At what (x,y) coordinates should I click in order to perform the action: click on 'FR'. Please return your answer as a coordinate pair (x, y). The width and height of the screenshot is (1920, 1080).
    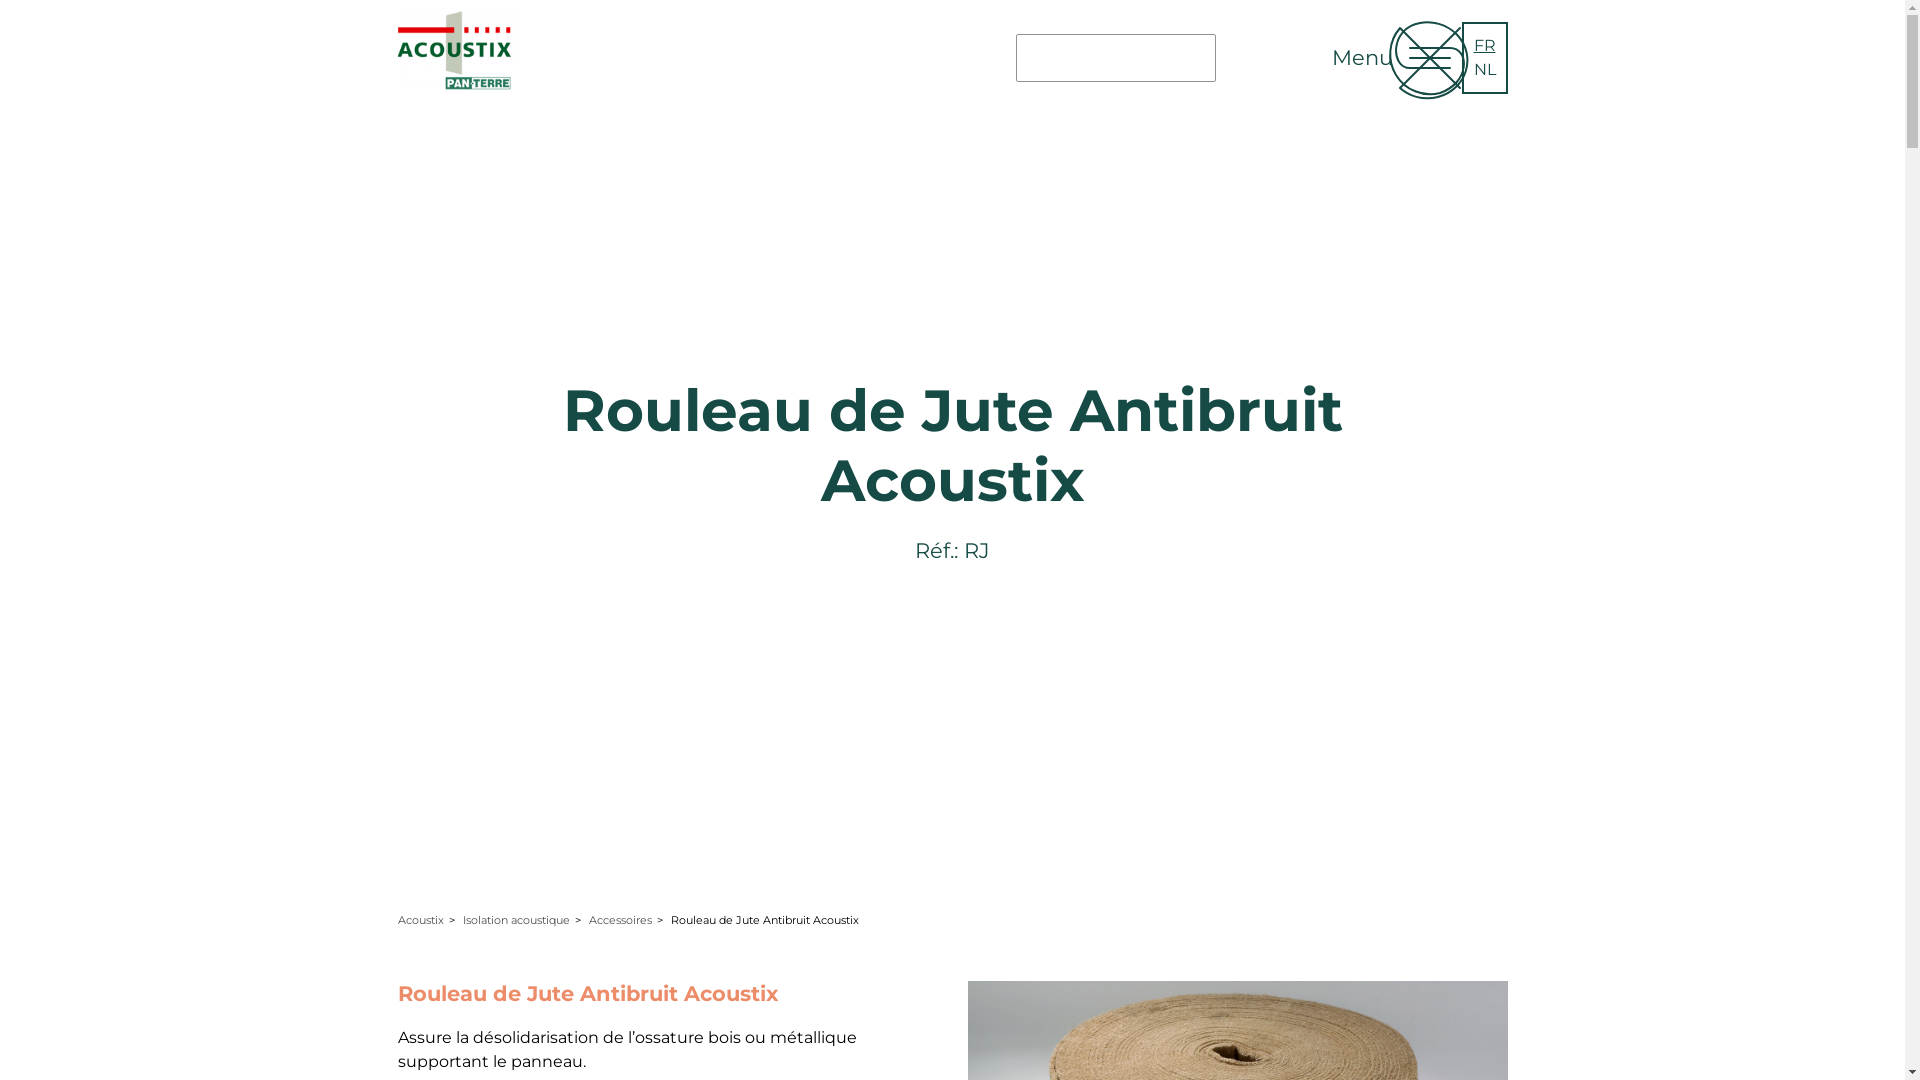
    Looking at the image, I should click on (1484, 45).